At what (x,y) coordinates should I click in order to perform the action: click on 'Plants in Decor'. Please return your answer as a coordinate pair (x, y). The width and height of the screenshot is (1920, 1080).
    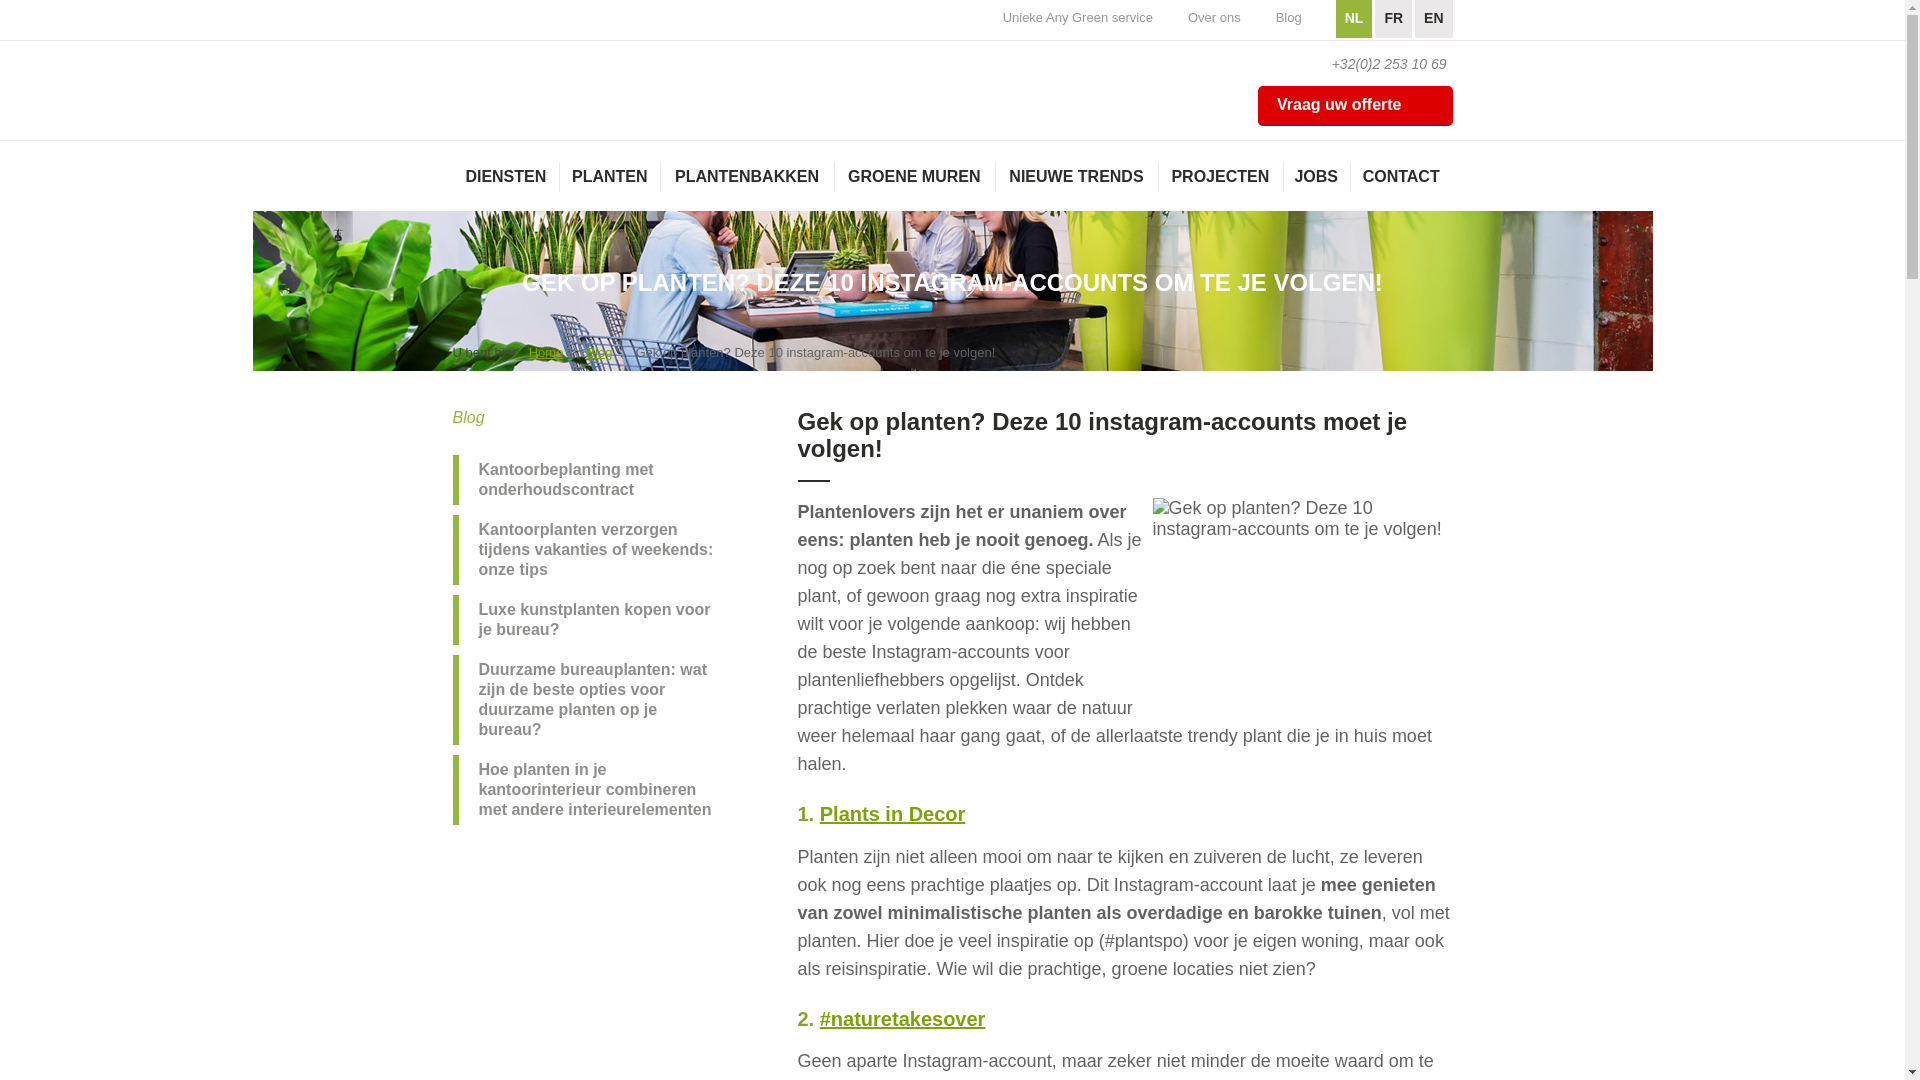
    Looking at the image, I should click on (891, 813).